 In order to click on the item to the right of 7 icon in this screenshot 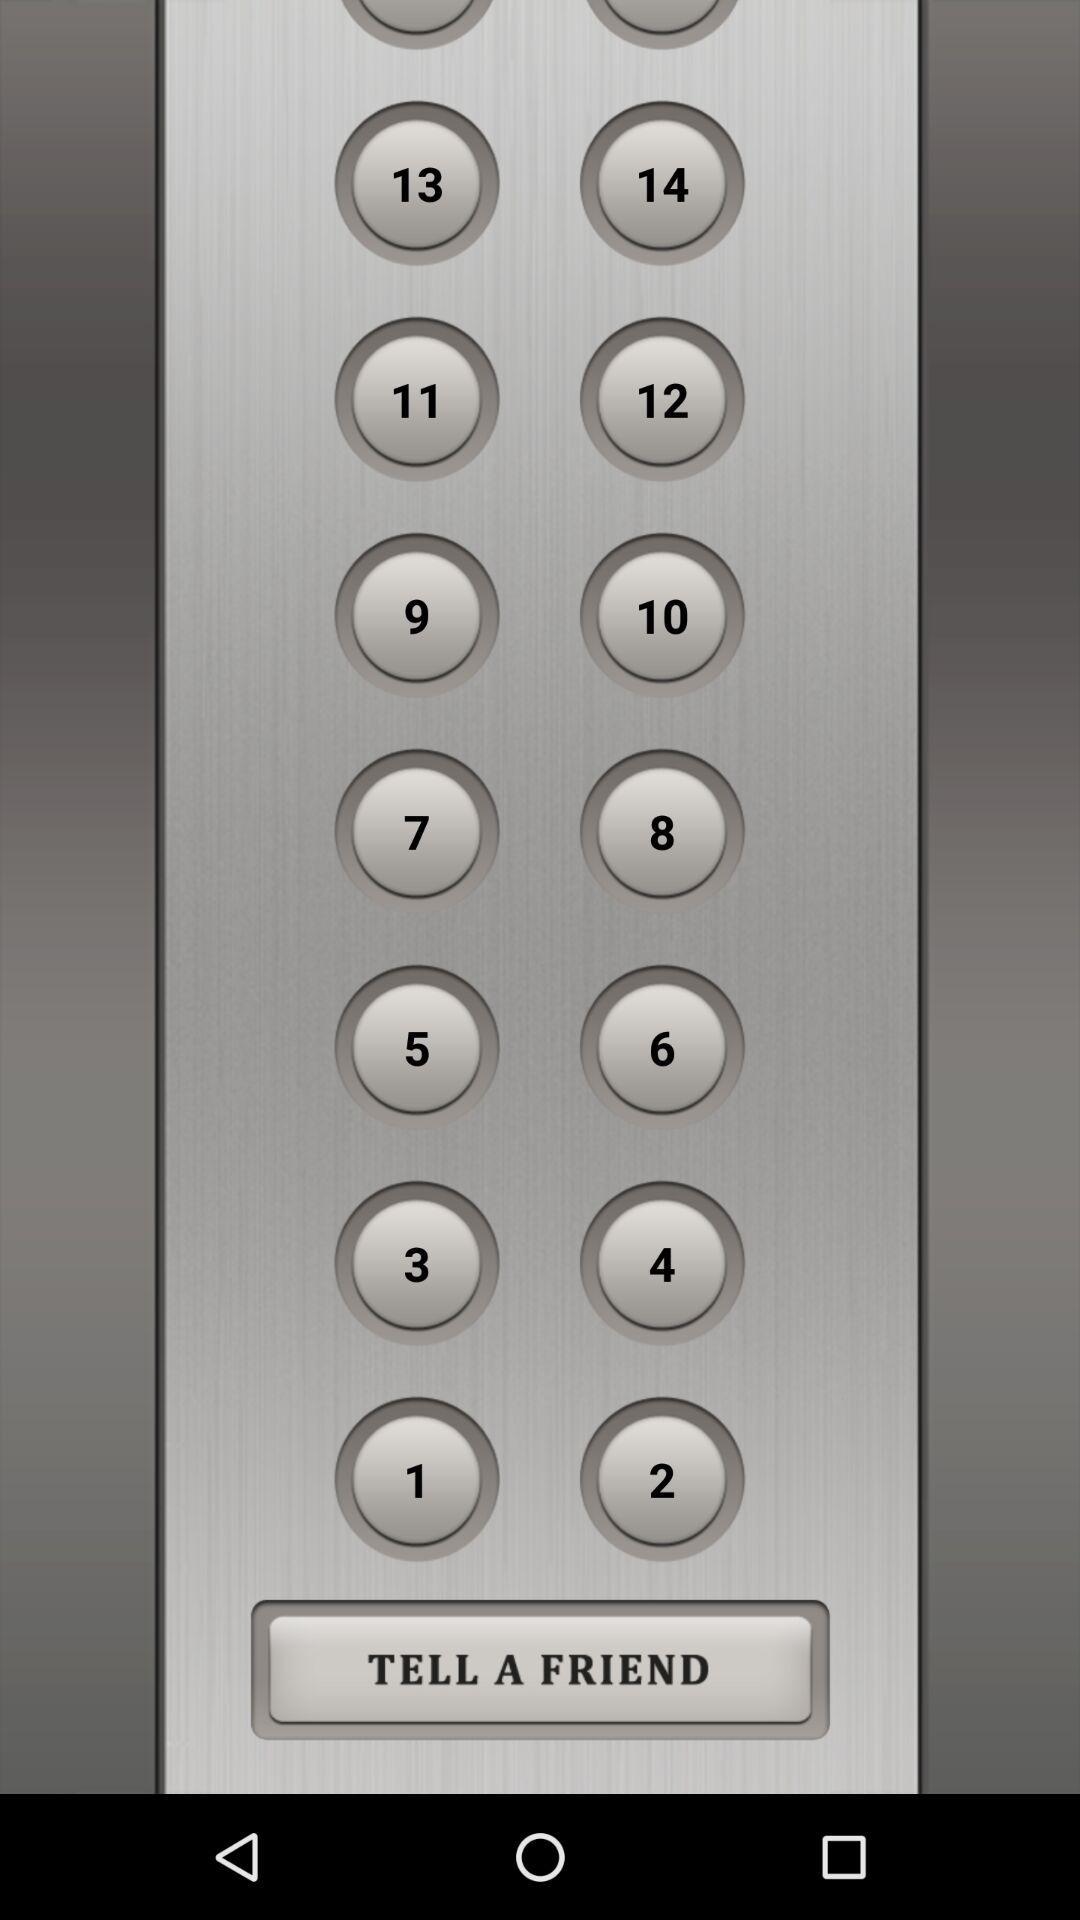, I will do `click(662, 831)`.